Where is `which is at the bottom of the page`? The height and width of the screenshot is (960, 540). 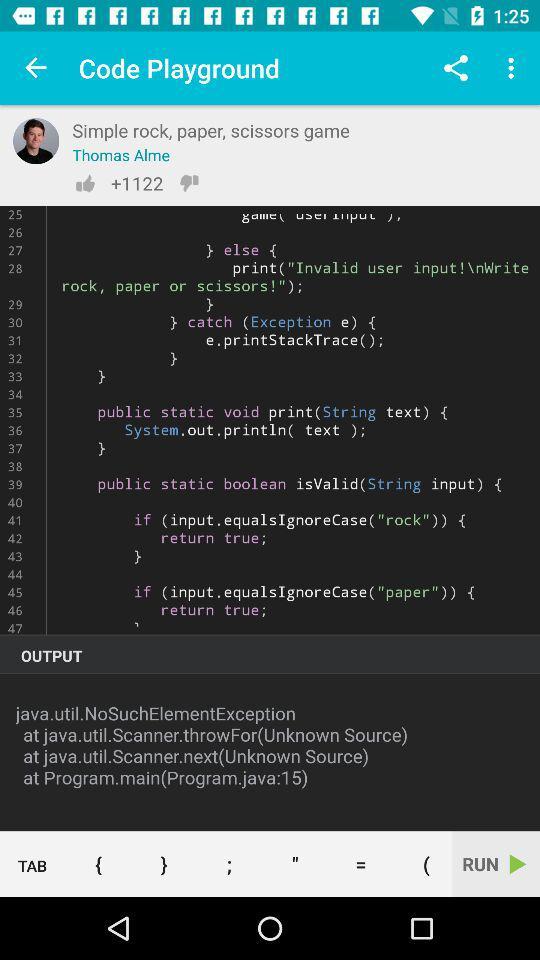
which is at the bottom of the page is located at coordinates (162, 863).